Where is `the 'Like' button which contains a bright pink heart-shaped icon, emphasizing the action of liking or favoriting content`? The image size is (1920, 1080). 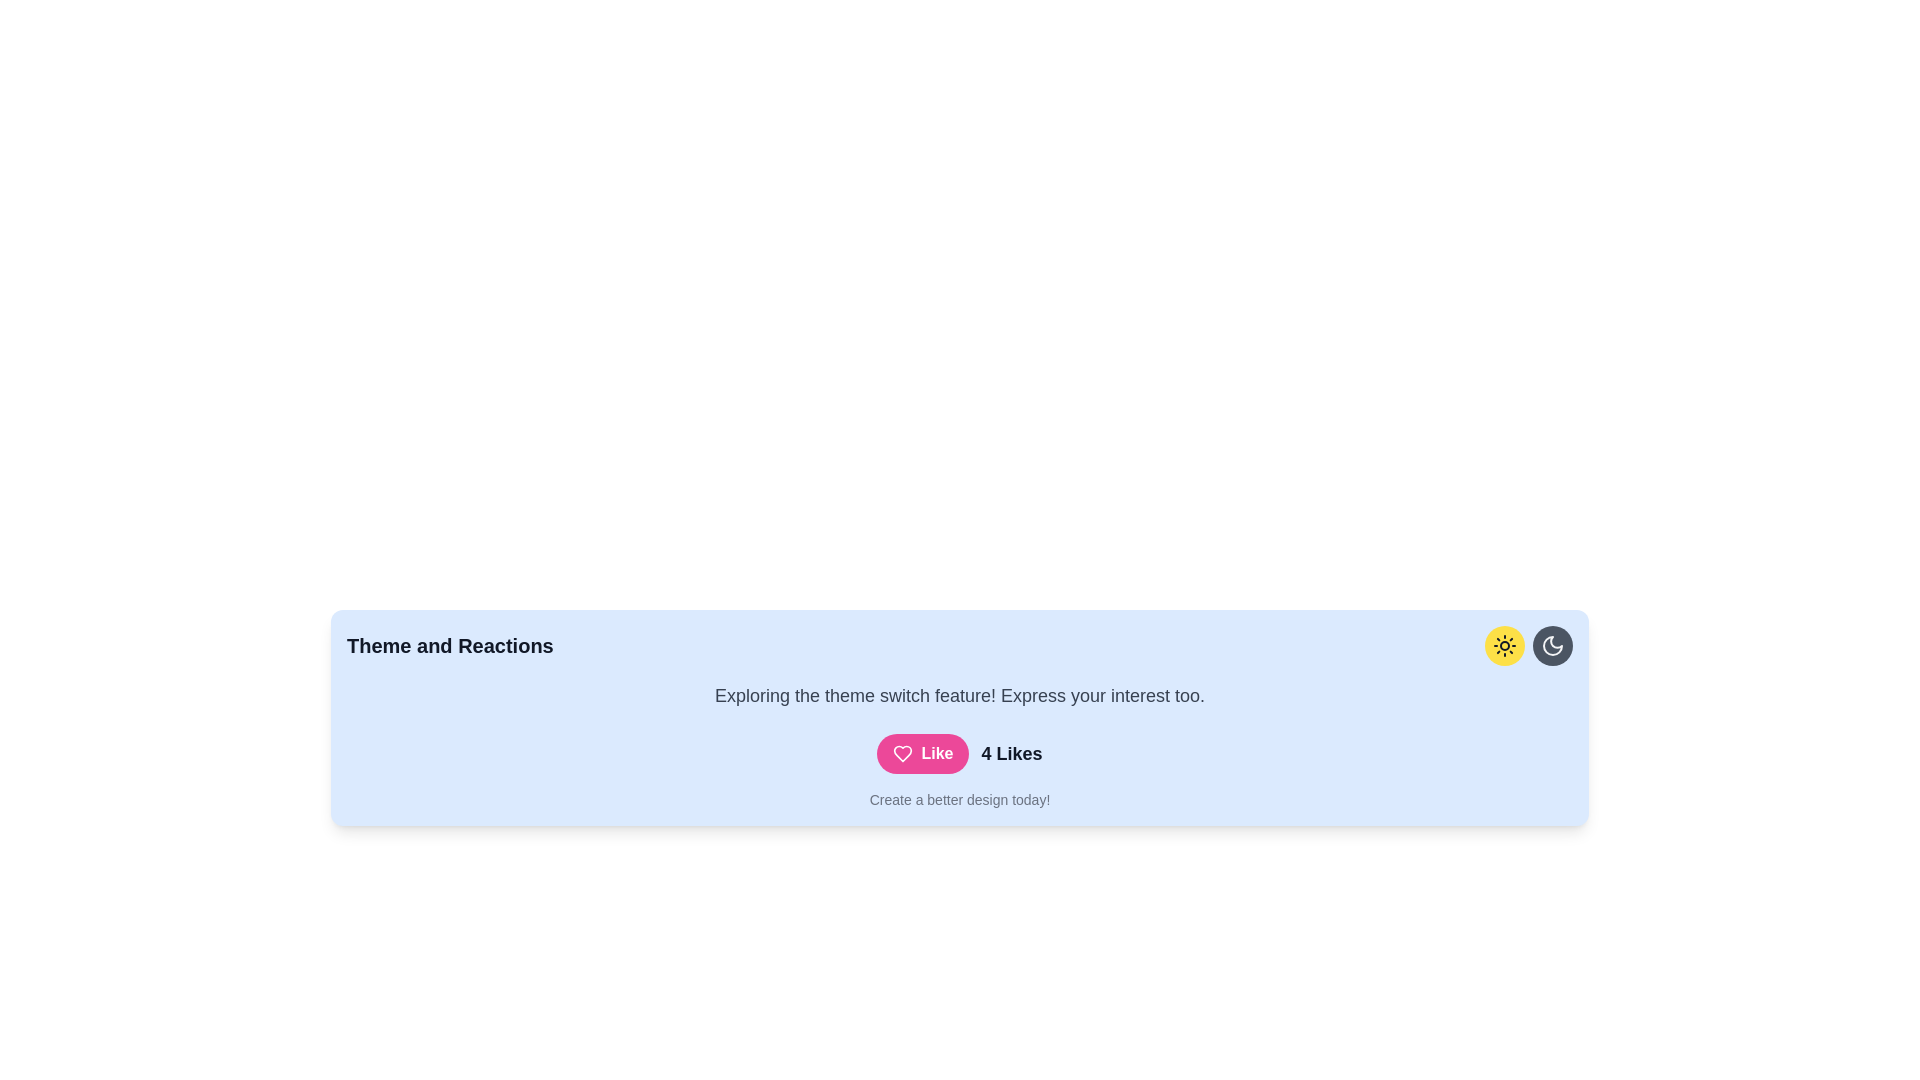 the 'Like' button which contains a bright pink heart-shaped icon, emphasizing the action of liking or favoriting content is located at coordinates (902, 753).